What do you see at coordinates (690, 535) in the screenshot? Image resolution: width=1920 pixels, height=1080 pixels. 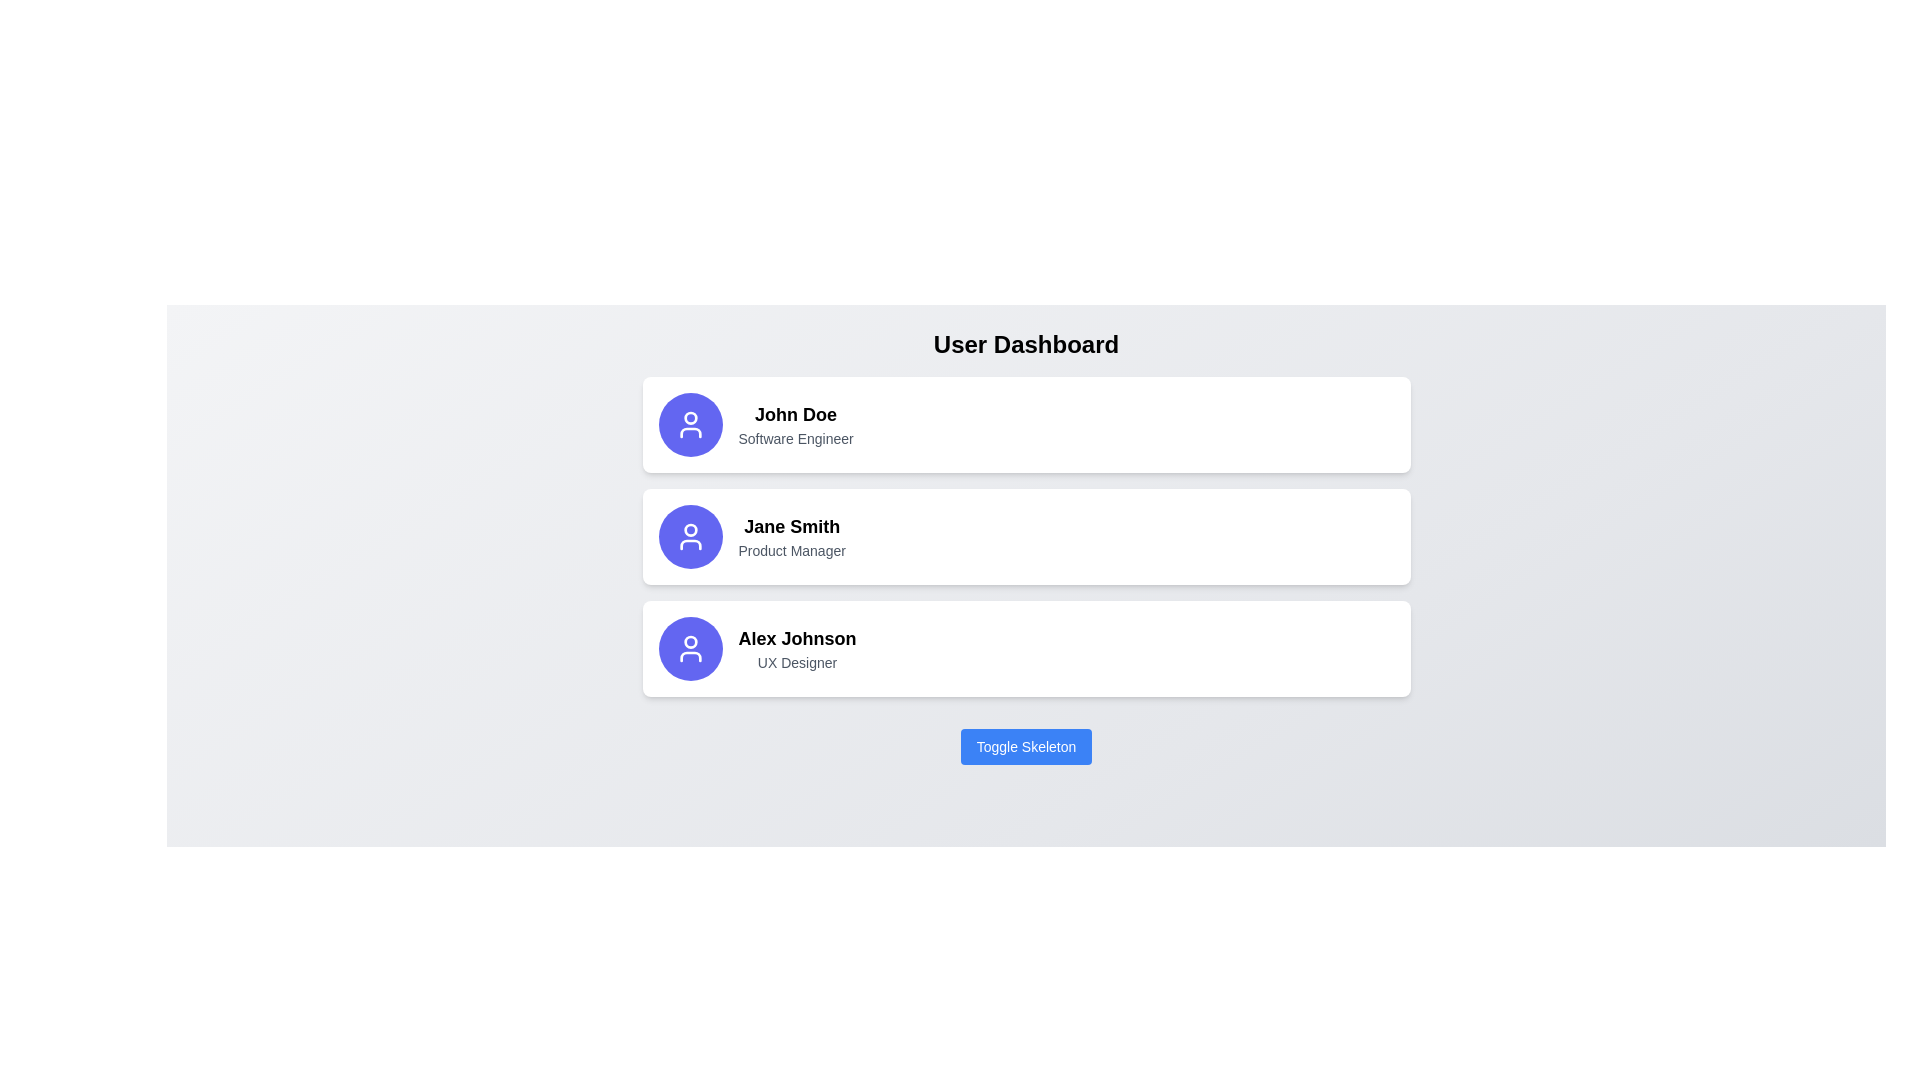 I see `the user profile icon represented by a bold indigo circular design, positioned in the upper-left corner of the card for 'Jane Smith - Product Manager'` at bounding box center [690, 535].